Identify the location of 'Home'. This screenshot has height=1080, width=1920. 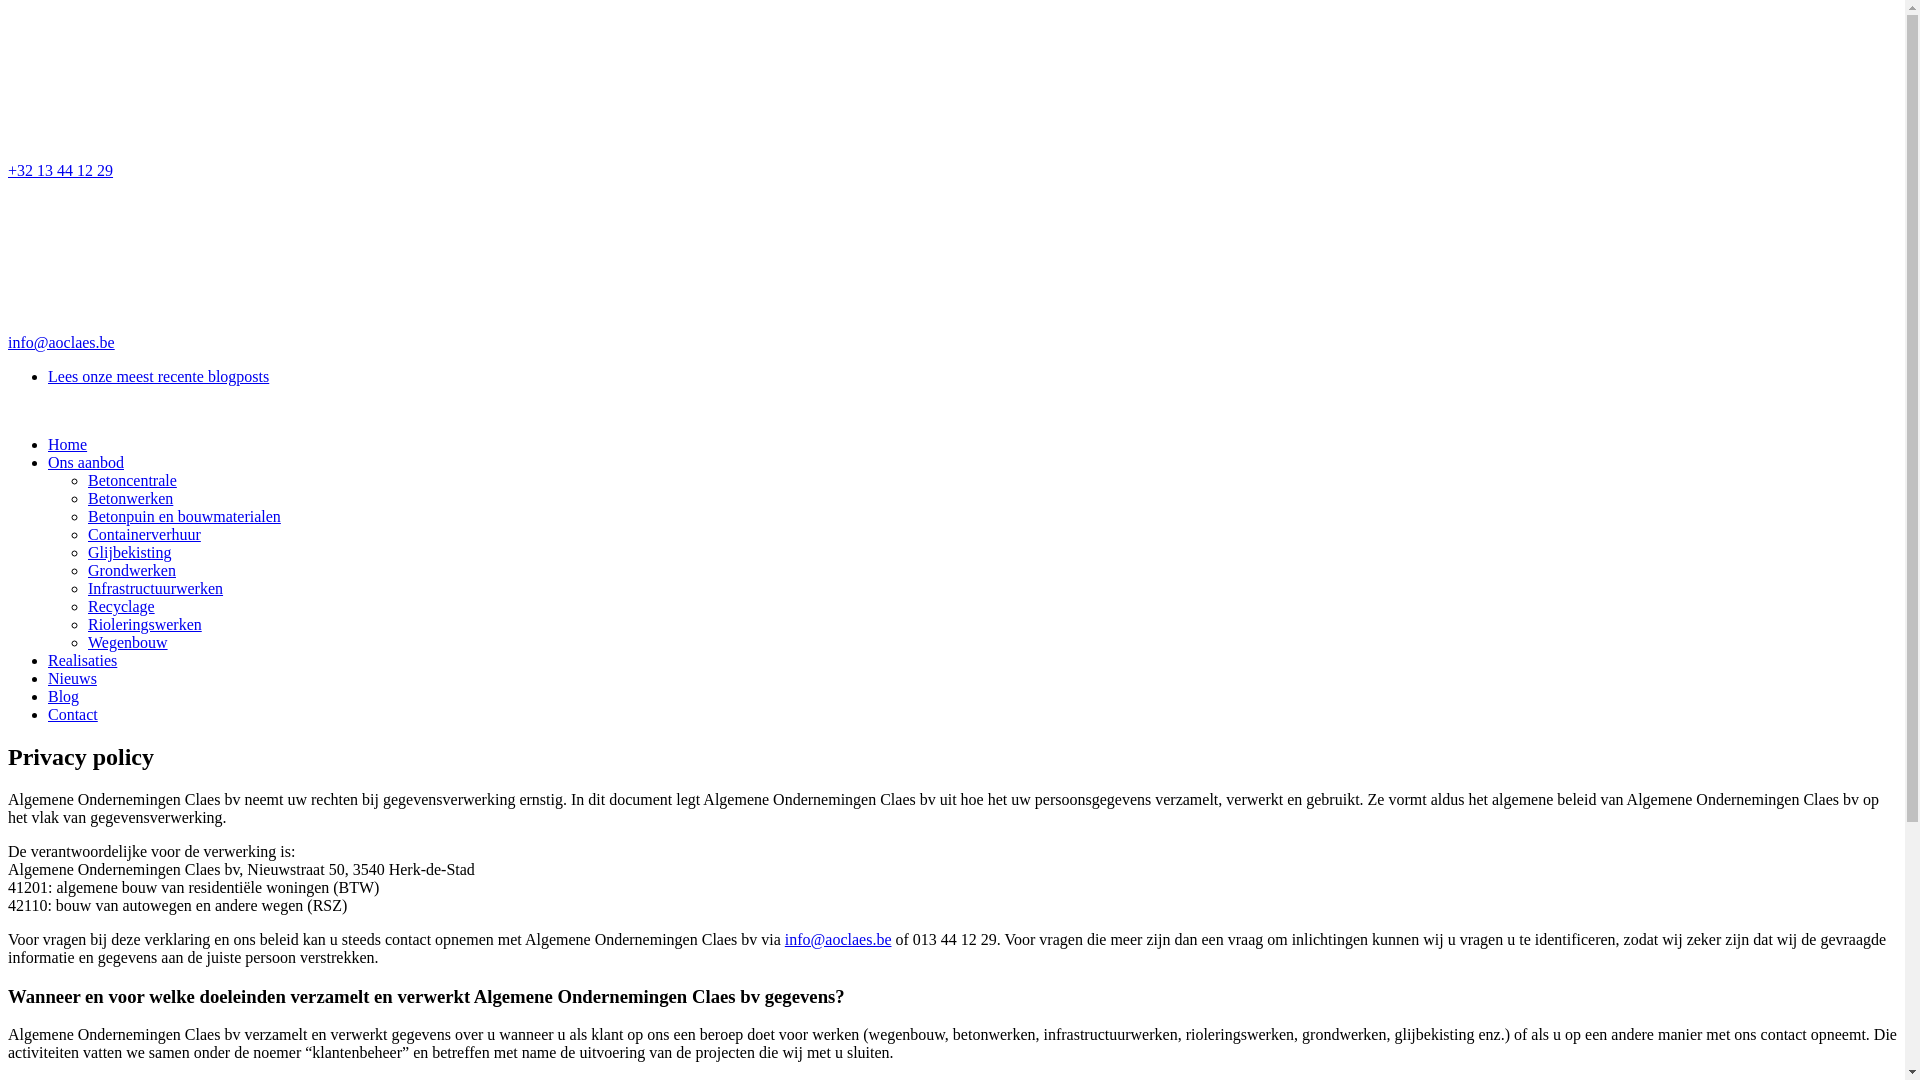
(67, 443).